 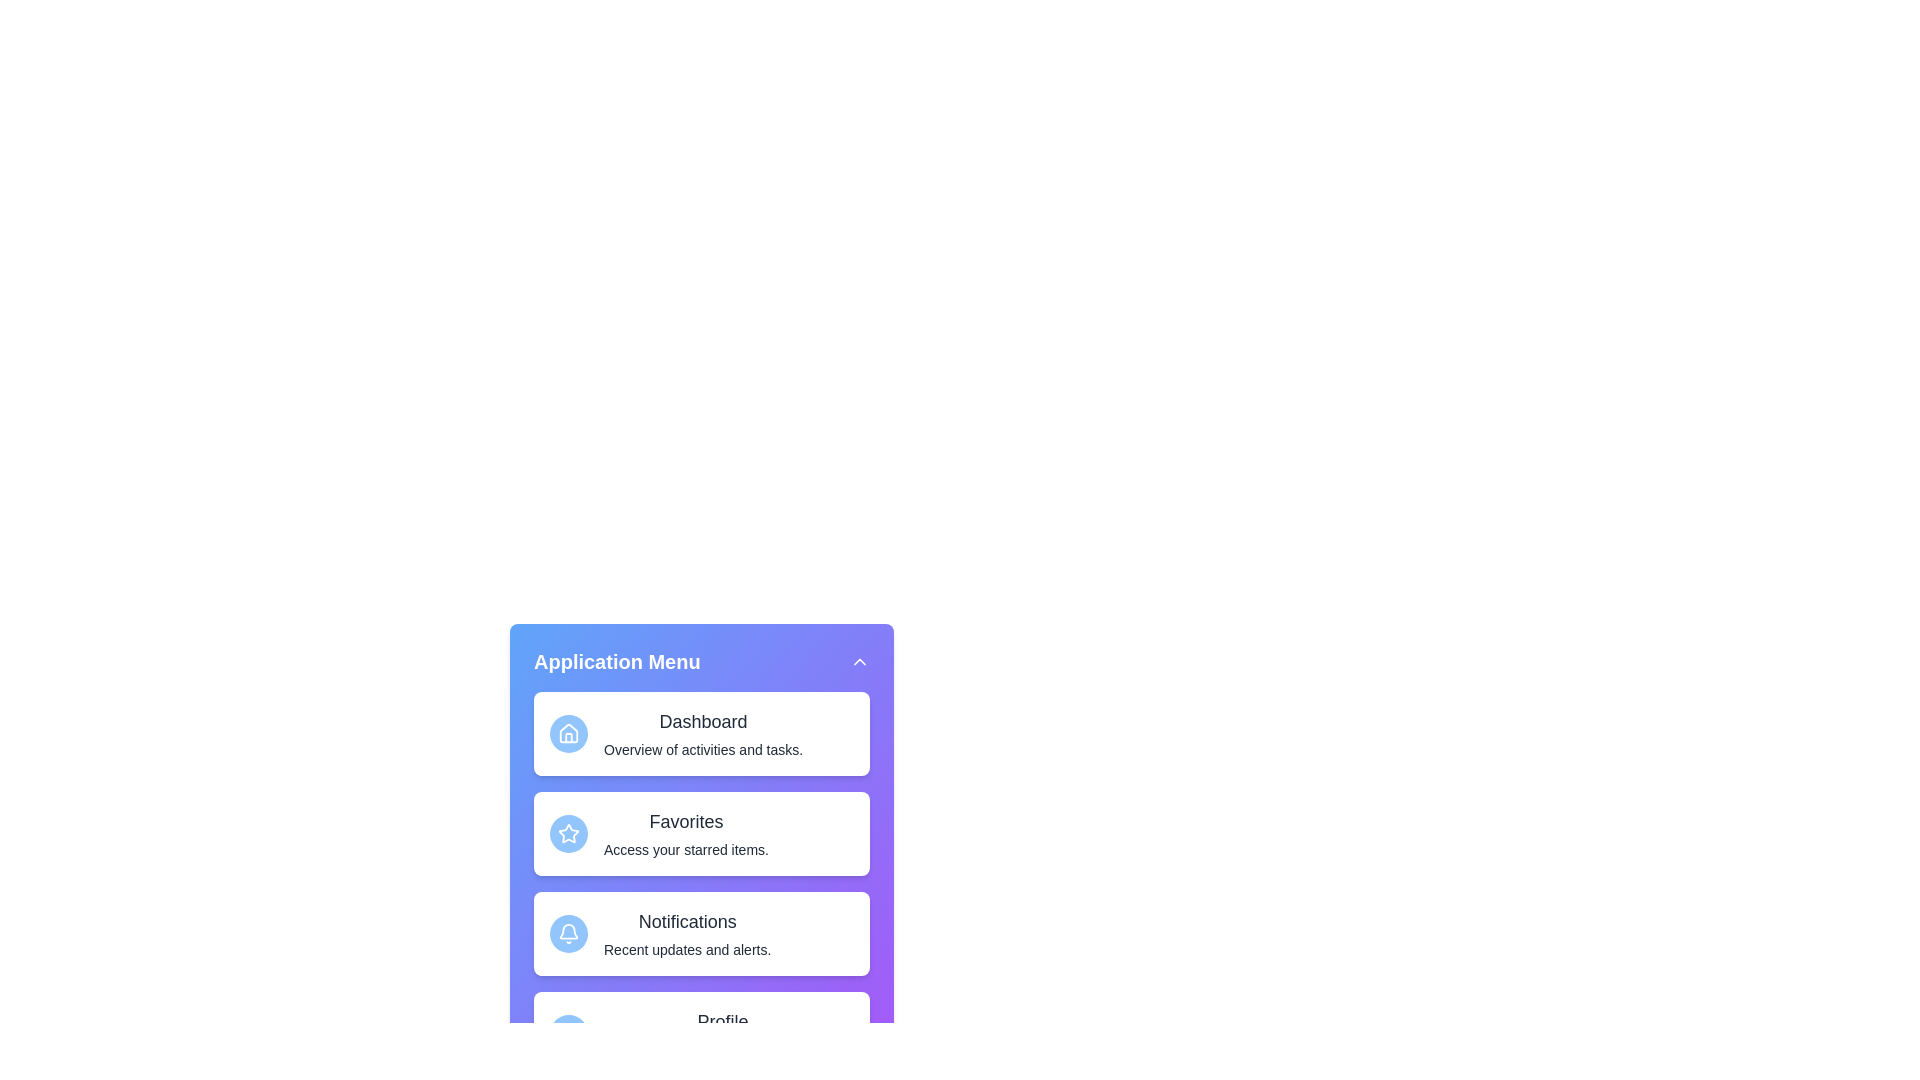 I want to click on the menu item Favorites, so click(x=701, y=833).